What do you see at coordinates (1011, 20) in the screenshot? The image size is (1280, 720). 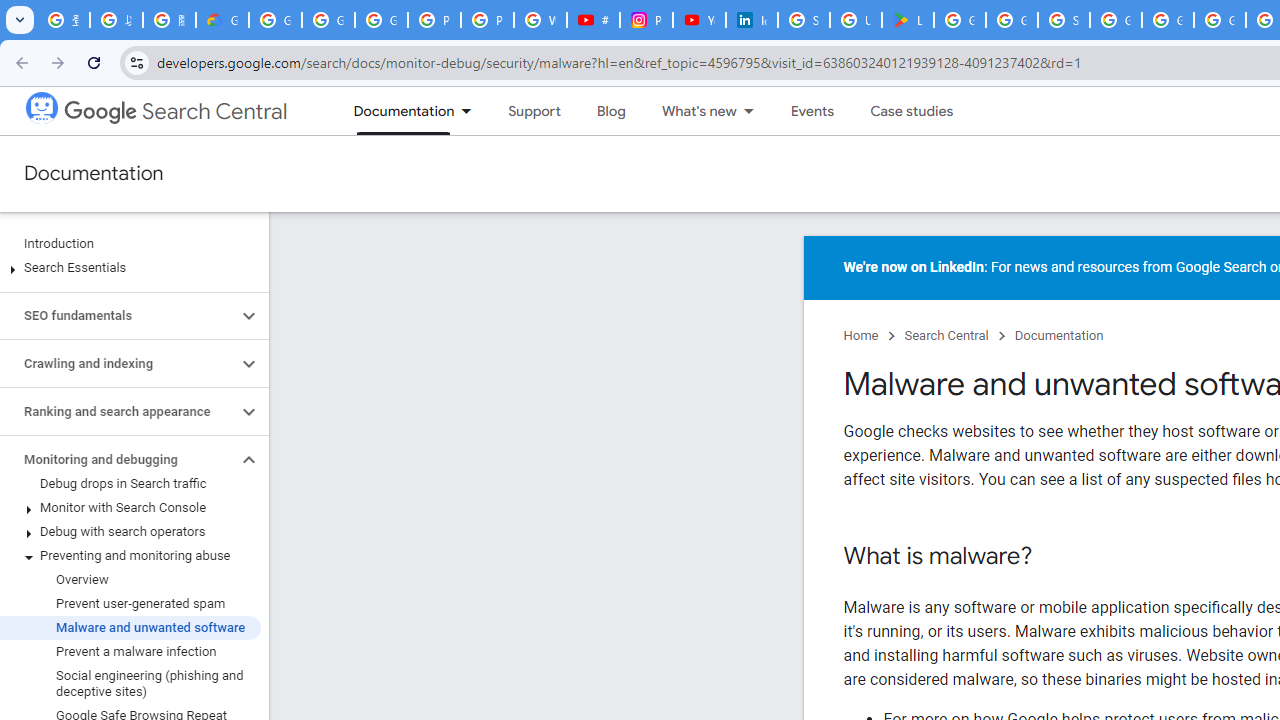 I see `'Google Workspace - Specific Terms'` at bounding box center [1011, 20].